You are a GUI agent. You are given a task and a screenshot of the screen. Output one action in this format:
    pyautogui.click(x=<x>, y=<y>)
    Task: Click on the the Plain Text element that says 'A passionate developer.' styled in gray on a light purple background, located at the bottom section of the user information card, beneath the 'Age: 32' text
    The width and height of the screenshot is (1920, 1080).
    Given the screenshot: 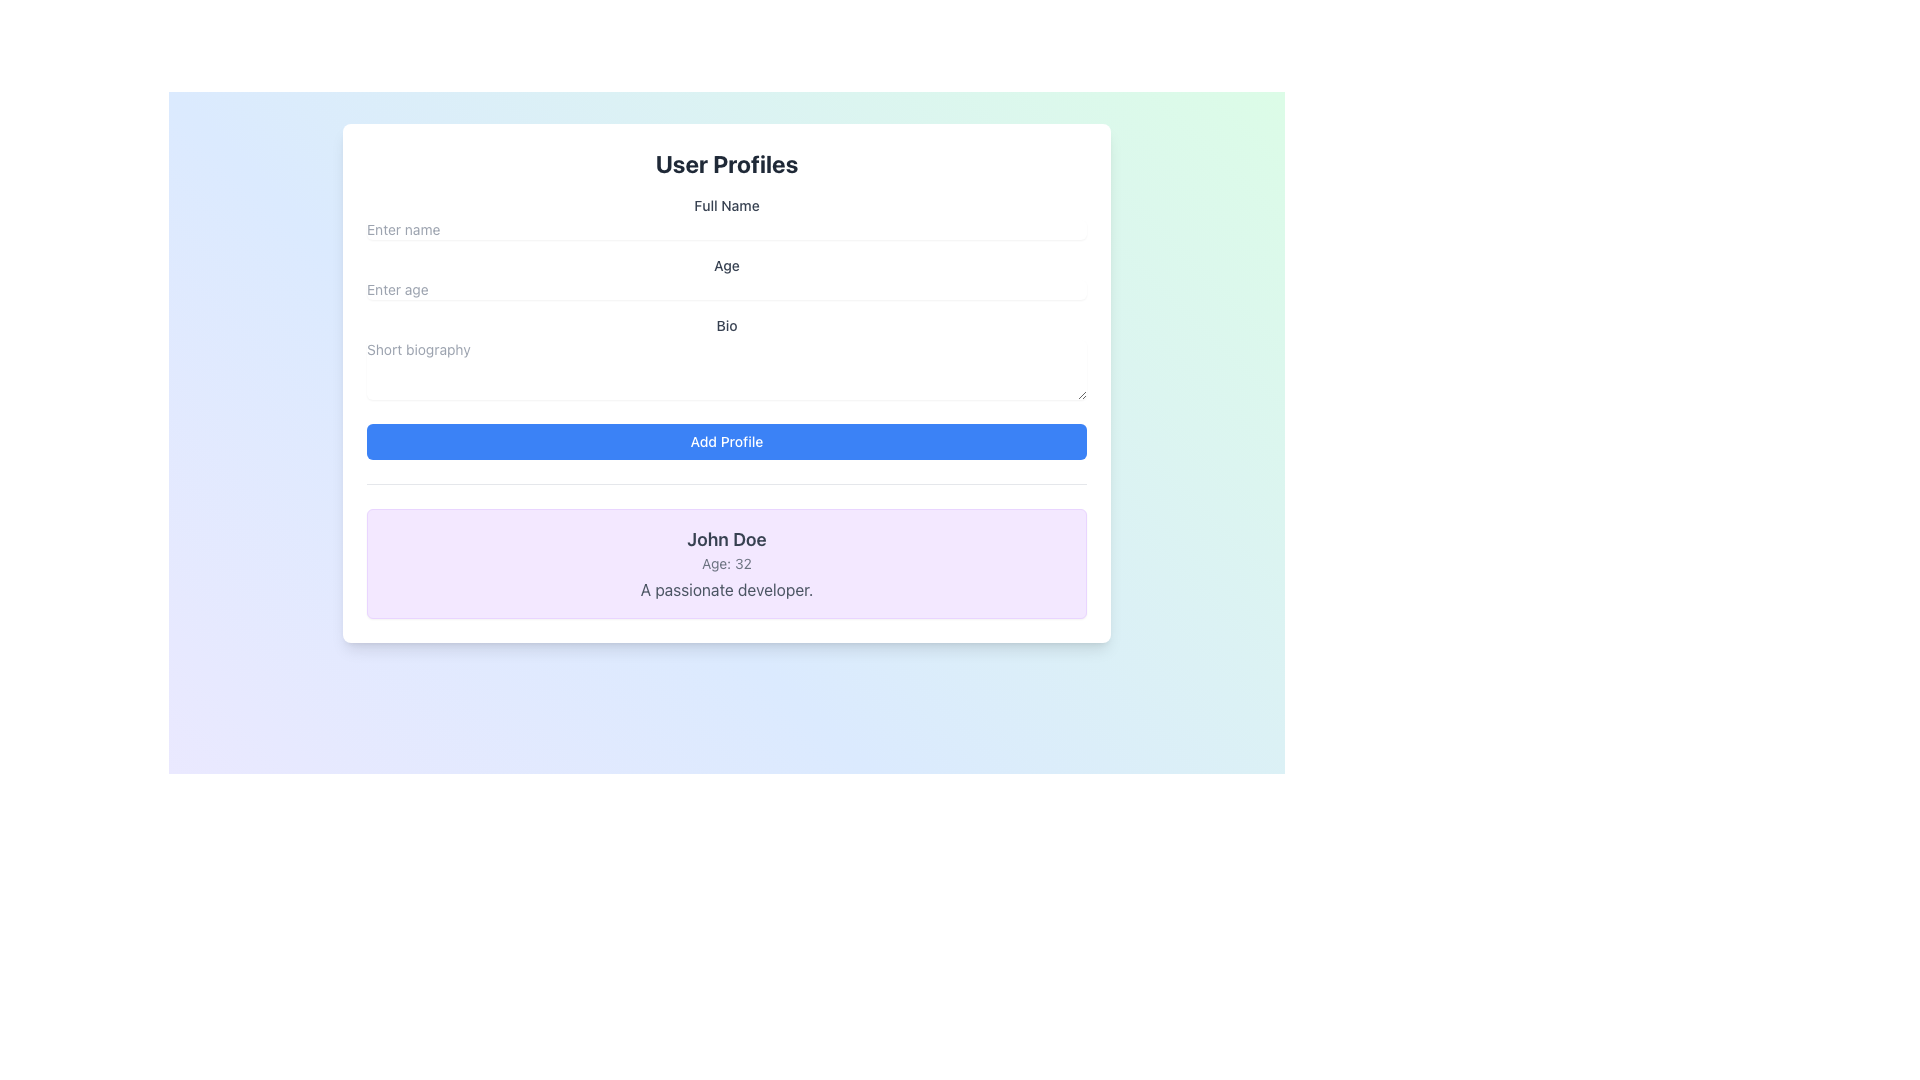 What is the action you would take?
    pyautogui.click(x=725, y=589)
    